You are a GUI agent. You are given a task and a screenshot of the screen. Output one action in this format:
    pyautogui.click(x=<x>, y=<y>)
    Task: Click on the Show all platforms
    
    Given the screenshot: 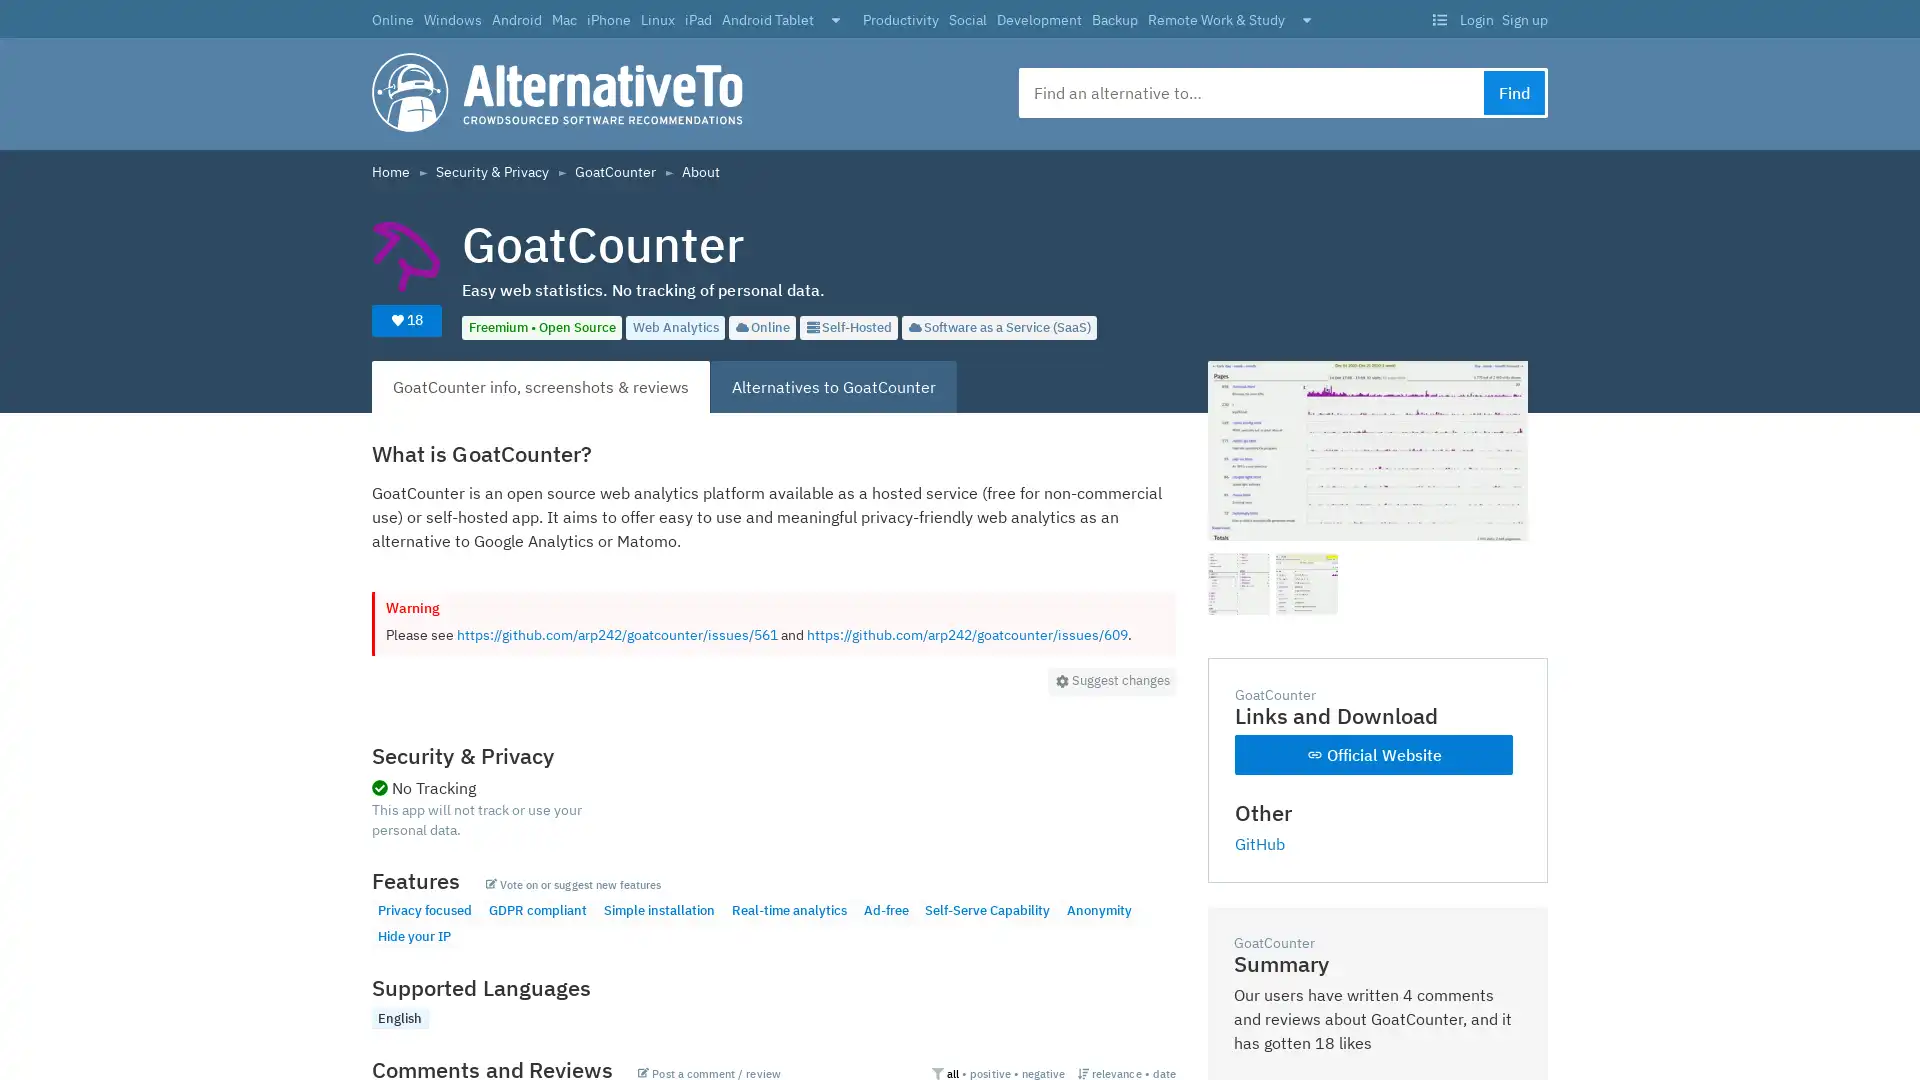 What is the action you would take?
    pyautogui.click(x=835, y=21)
    